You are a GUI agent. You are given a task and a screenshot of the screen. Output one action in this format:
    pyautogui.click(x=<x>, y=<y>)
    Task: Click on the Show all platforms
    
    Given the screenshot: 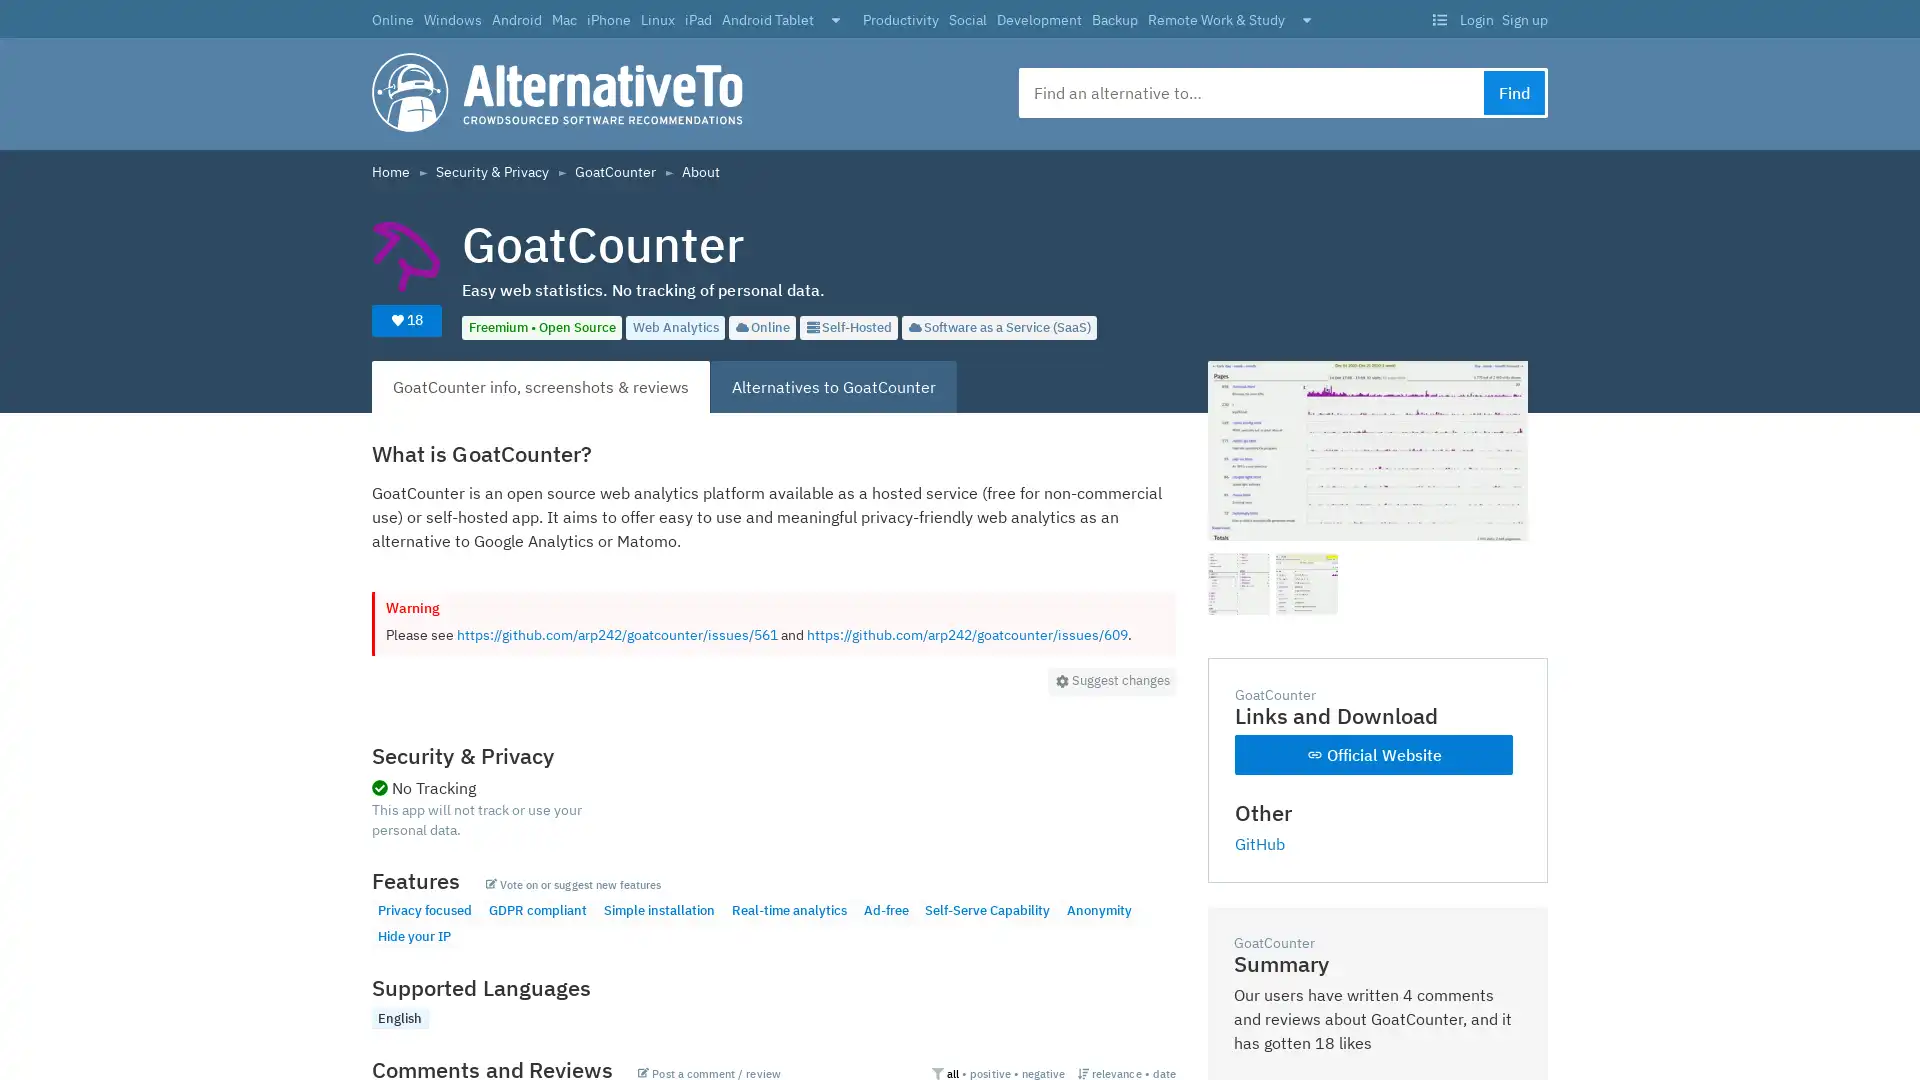 What is the action you would take?
    pyautogui.click(x=835, y=21)
    